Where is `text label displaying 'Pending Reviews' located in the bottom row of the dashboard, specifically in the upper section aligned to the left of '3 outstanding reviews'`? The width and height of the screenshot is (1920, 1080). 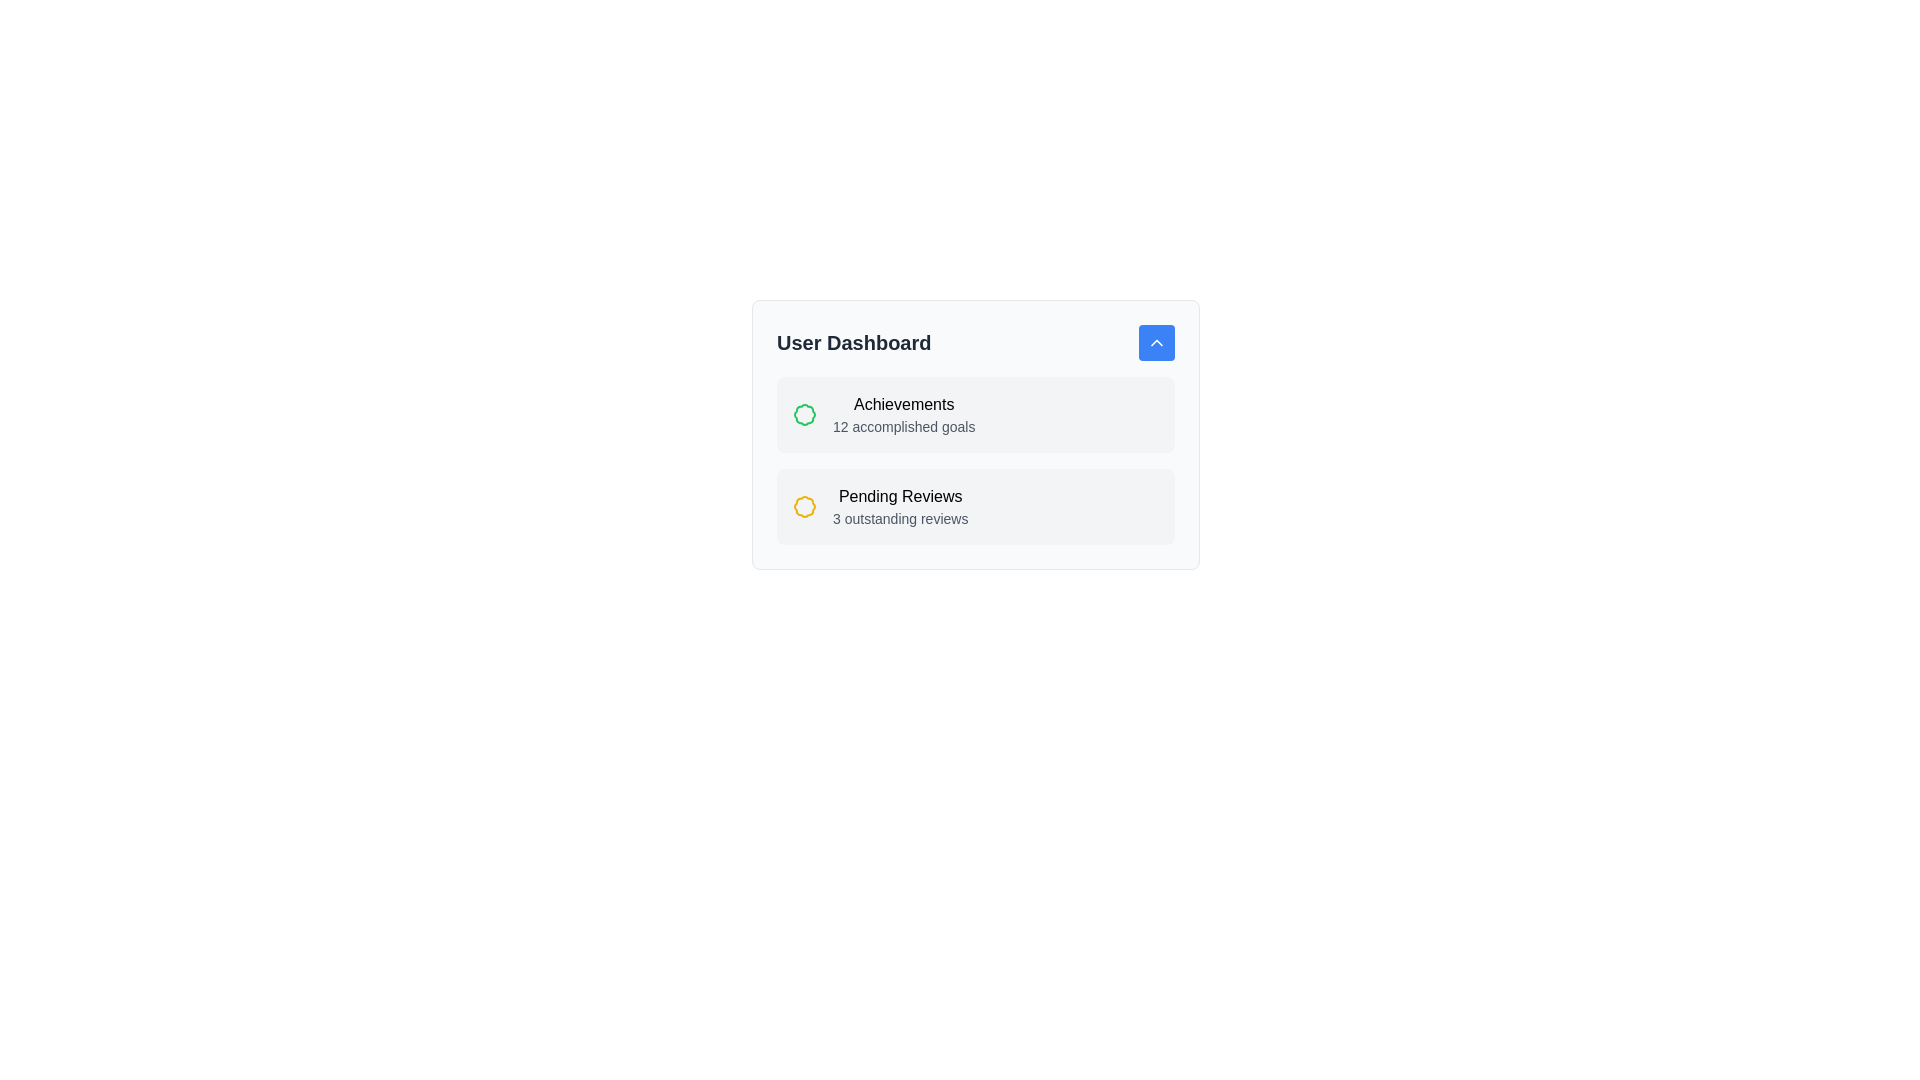
text label displaying 'Pending Reviews' located in the bottom row of the dashboard, specifically in the upper section aligned to the left of '3 outstanding reviews' is located at coordinates (899, 496).